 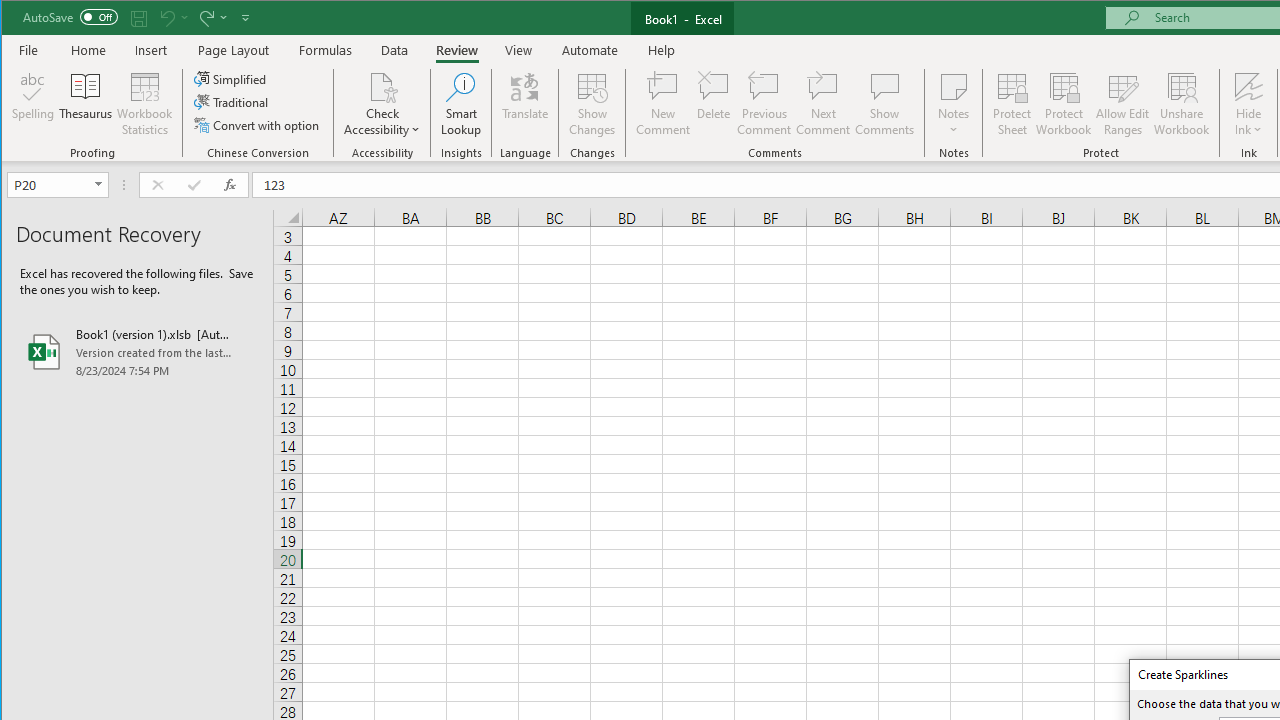 What do you see at coordinates (382, 85) in the screenshot?
I see `'Check Accessibility'` at bounding box center [382, 85].